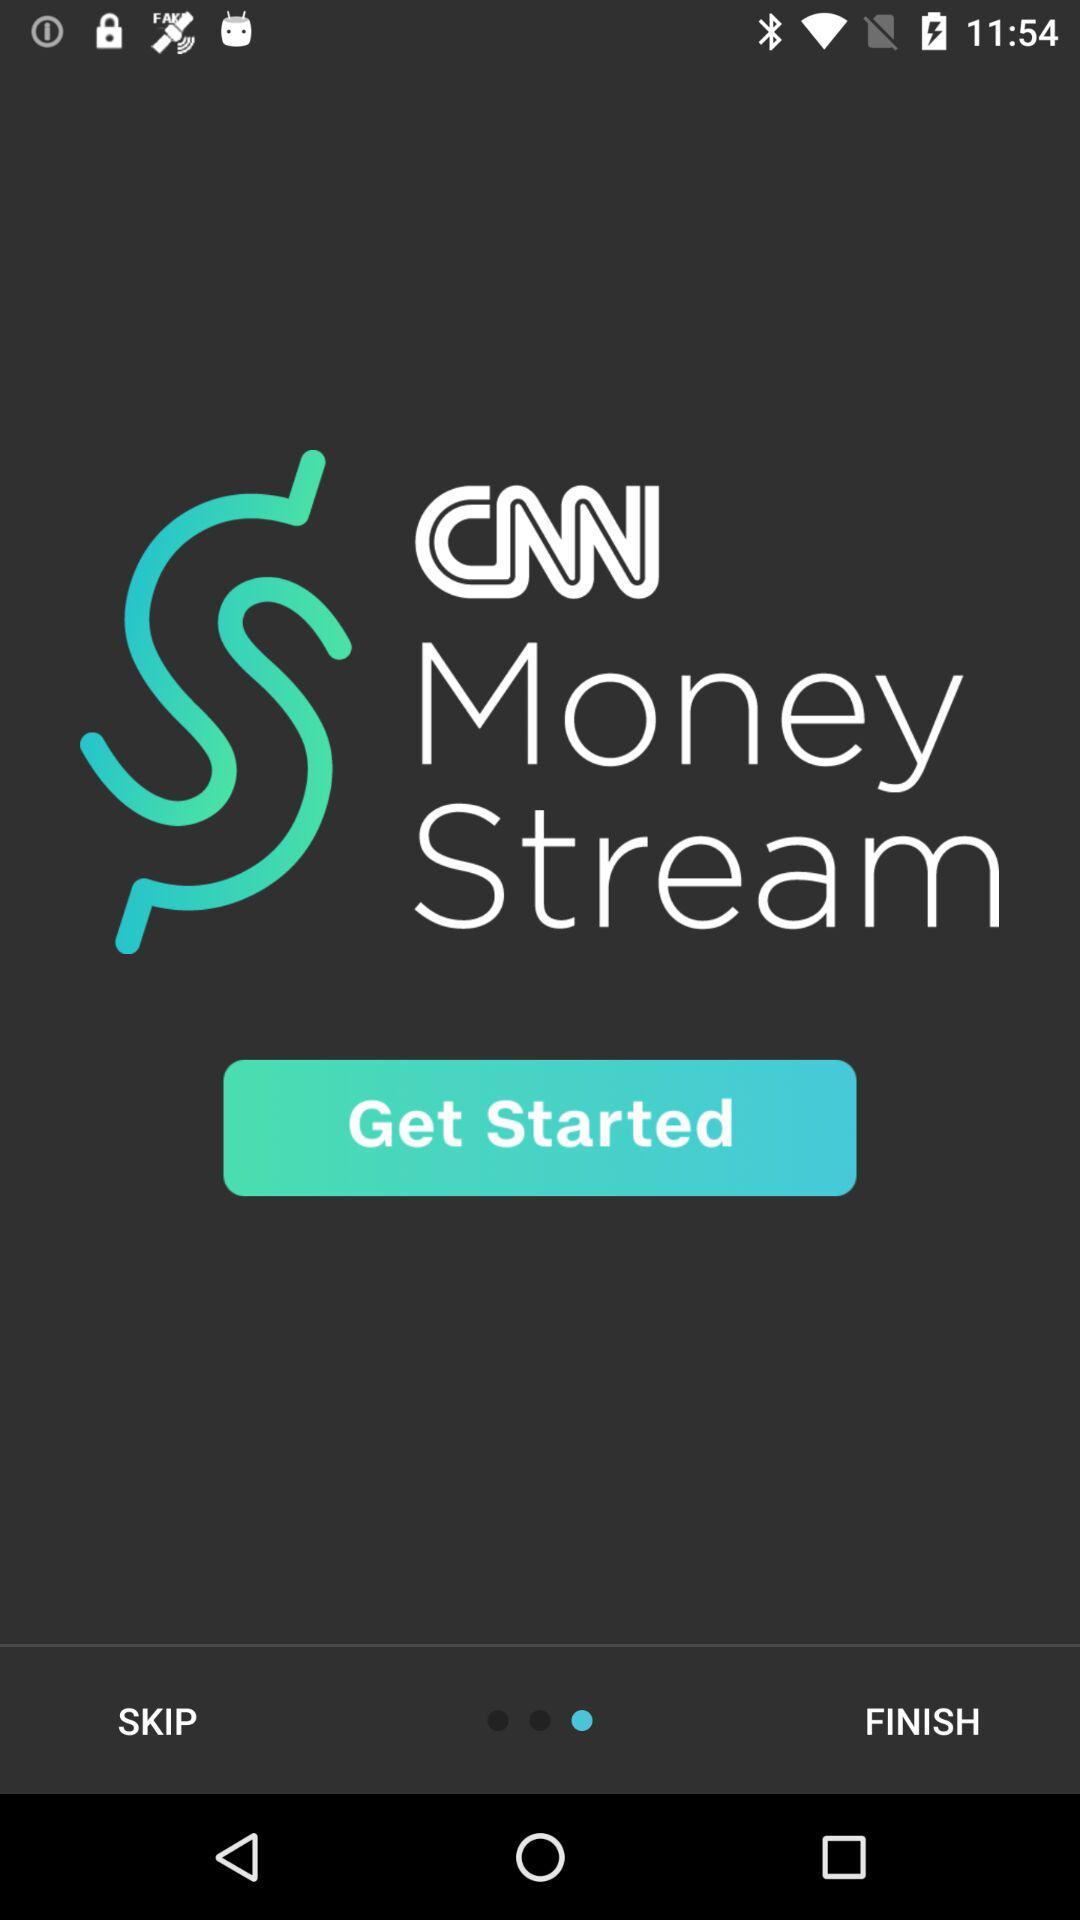  What do you see at coordinates (922, 1719) in the screenshot?
I see `the finish item` at bounding box center [922, 1719].